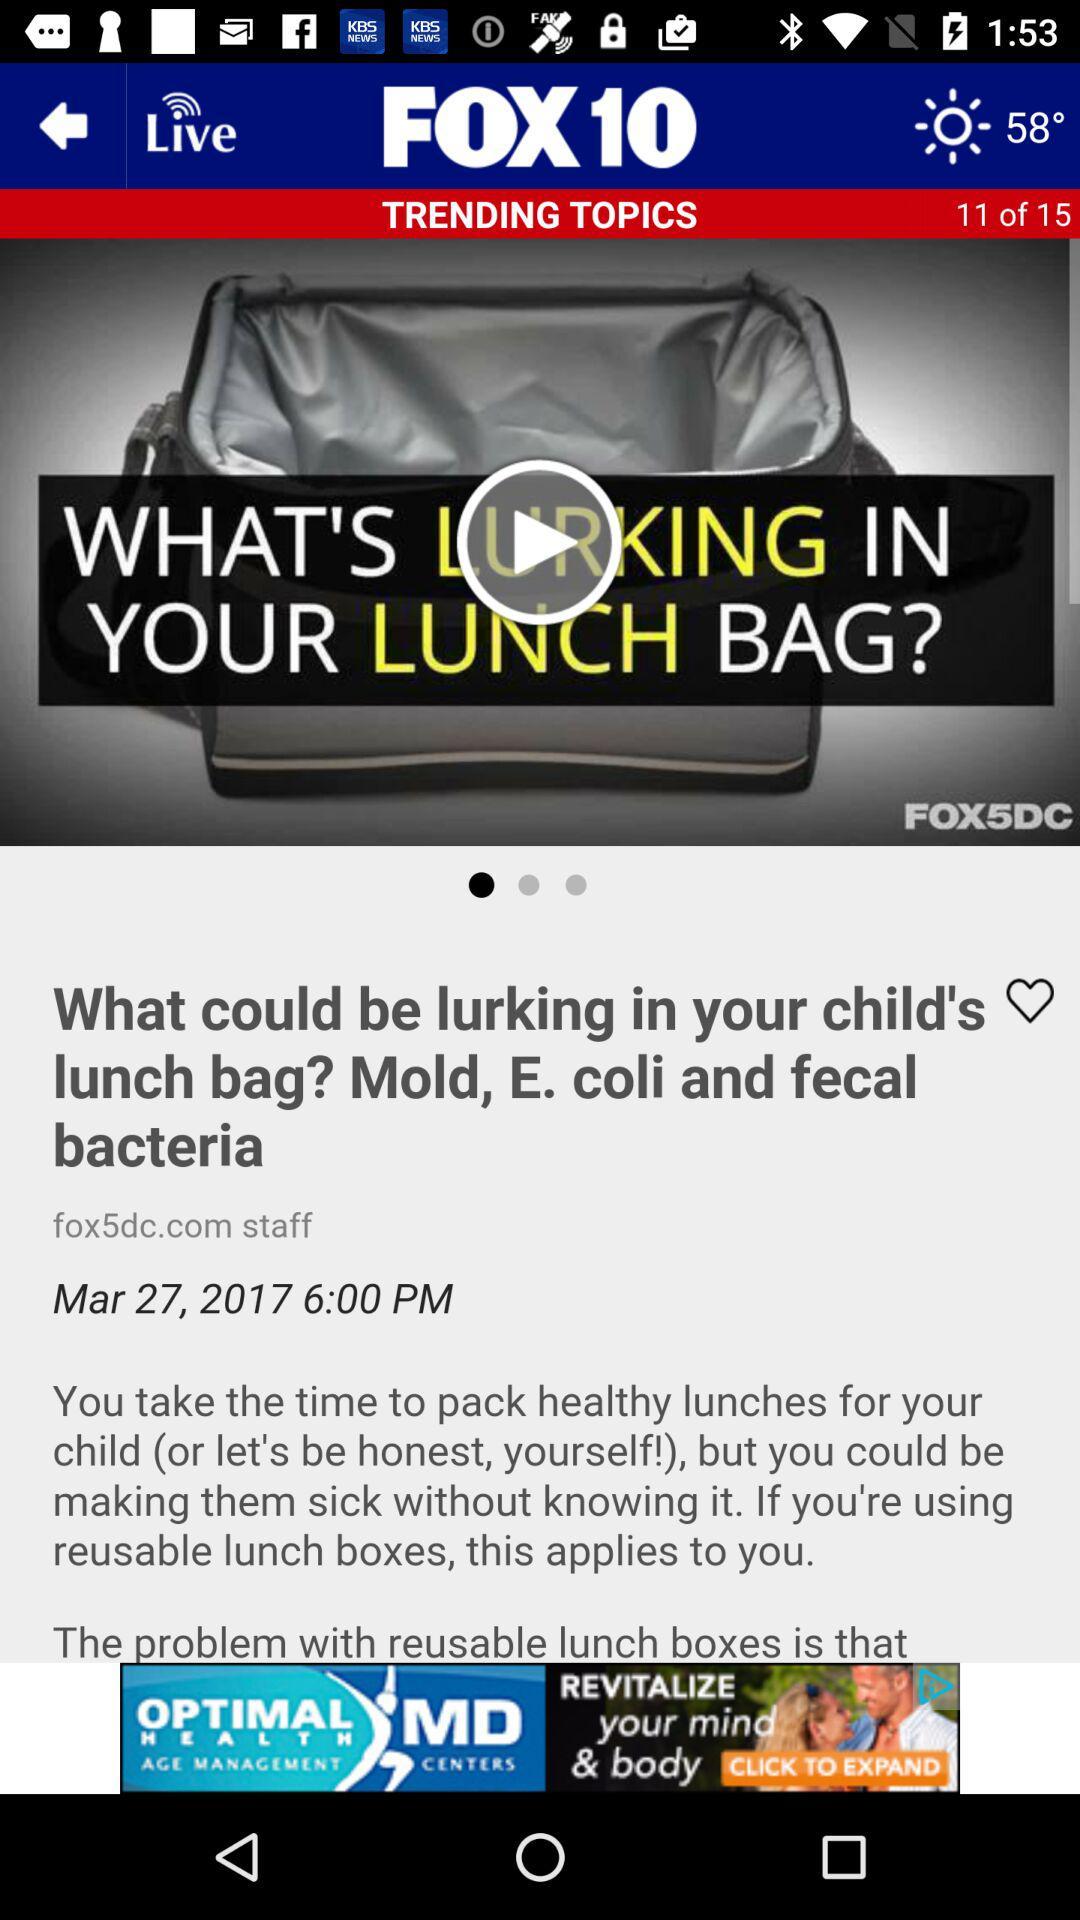 The image size is (1080, 1920). I want to click on news page, so click(540, 124).